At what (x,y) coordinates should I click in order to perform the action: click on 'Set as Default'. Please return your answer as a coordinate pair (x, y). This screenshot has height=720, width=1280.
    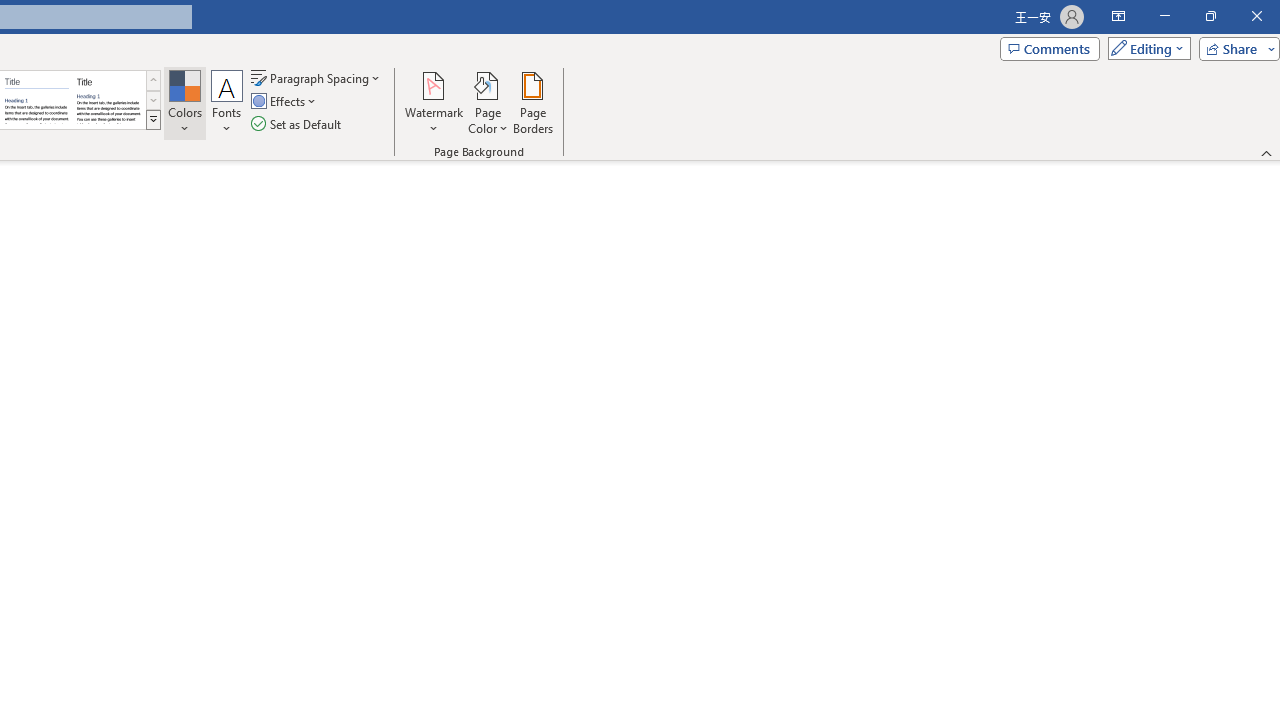
    Looking at the image, I should click on (297, 124).